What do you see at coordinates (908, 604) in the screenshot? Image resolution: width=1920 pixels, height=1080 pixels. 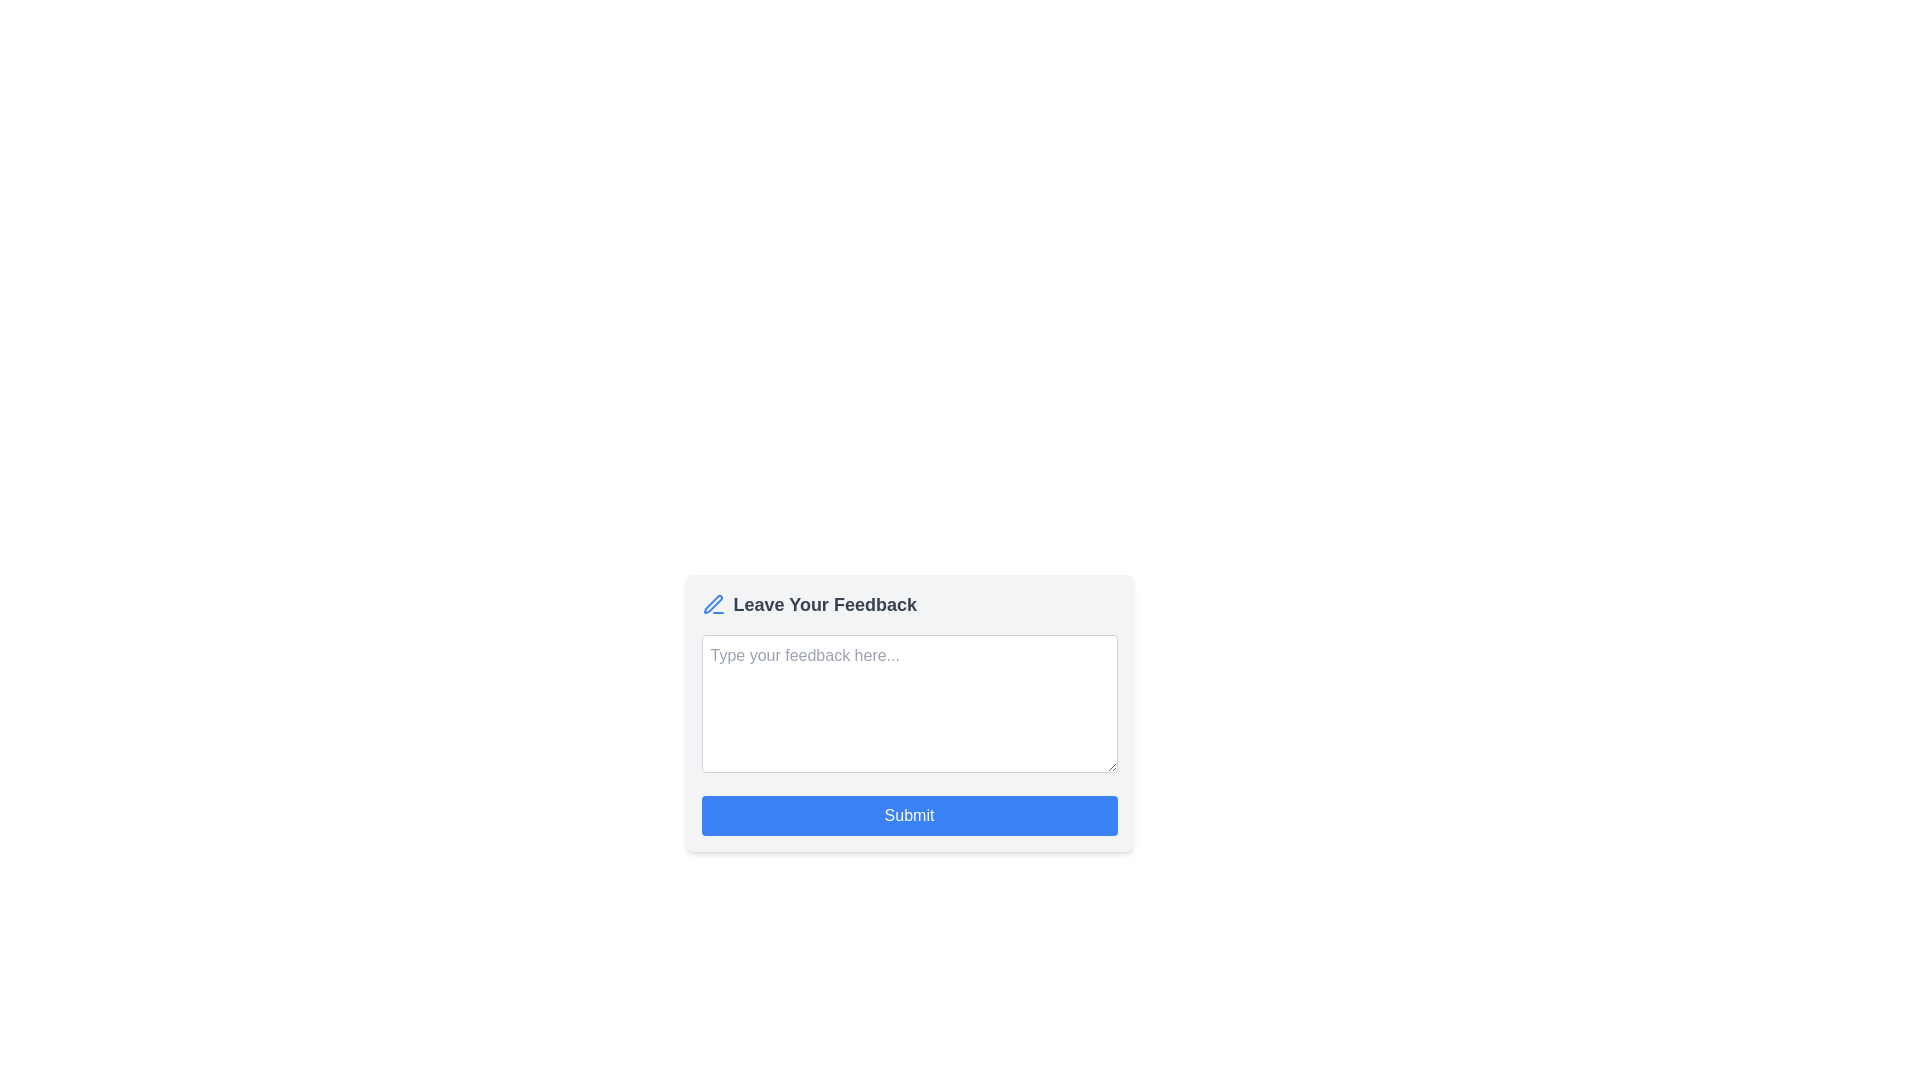 I see `the 'Leave Your Feedback' header element, which consists of a blue pen icon followed by bold gray text, located at the top of the feedback component` at bounding box center [908, 604].